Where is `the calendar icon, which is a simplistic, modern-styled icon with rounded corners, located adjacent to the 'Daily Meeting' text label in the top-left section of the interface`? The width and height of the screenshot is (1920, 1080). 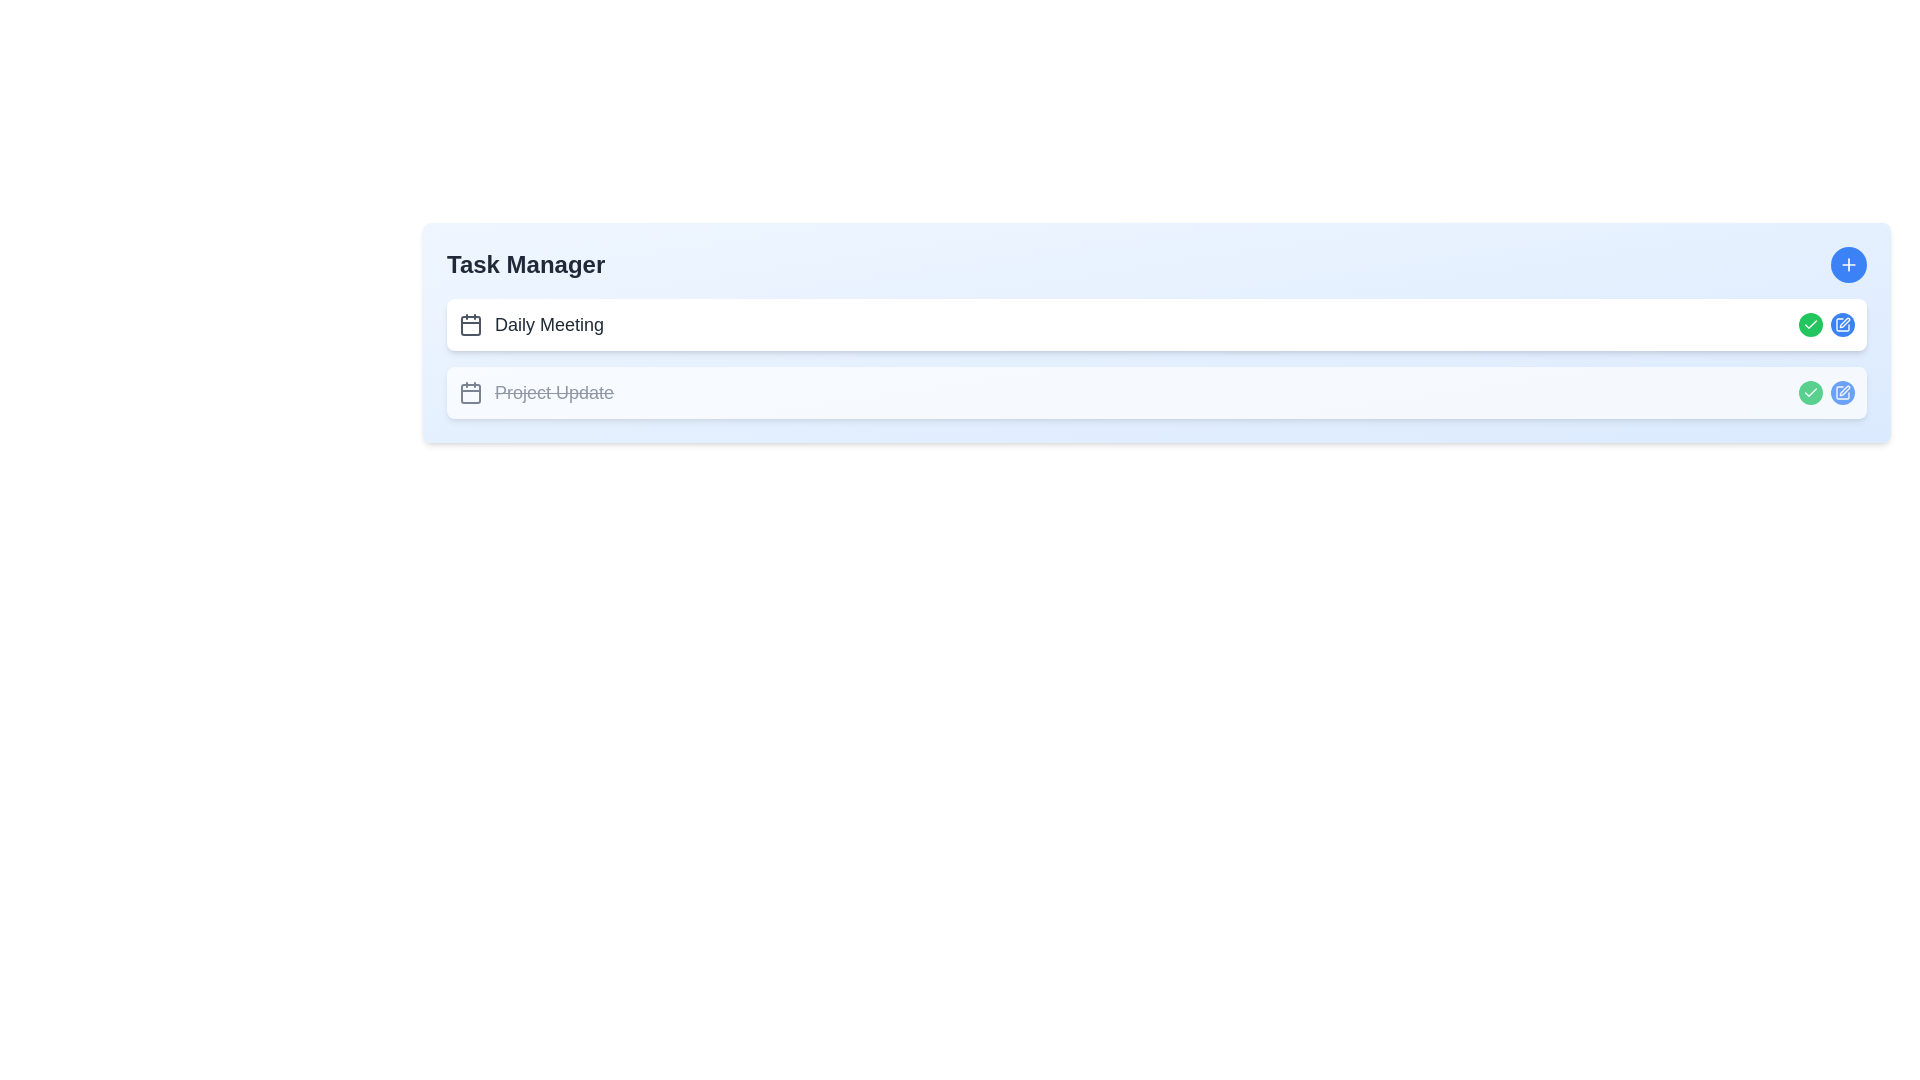 the calendar icon, which is a simplistic, modern-styled icon with rounded corners, located adjacent to the 'Daily Meeting' text label in the top-left section of the interface is located at coordinates (469, 323).